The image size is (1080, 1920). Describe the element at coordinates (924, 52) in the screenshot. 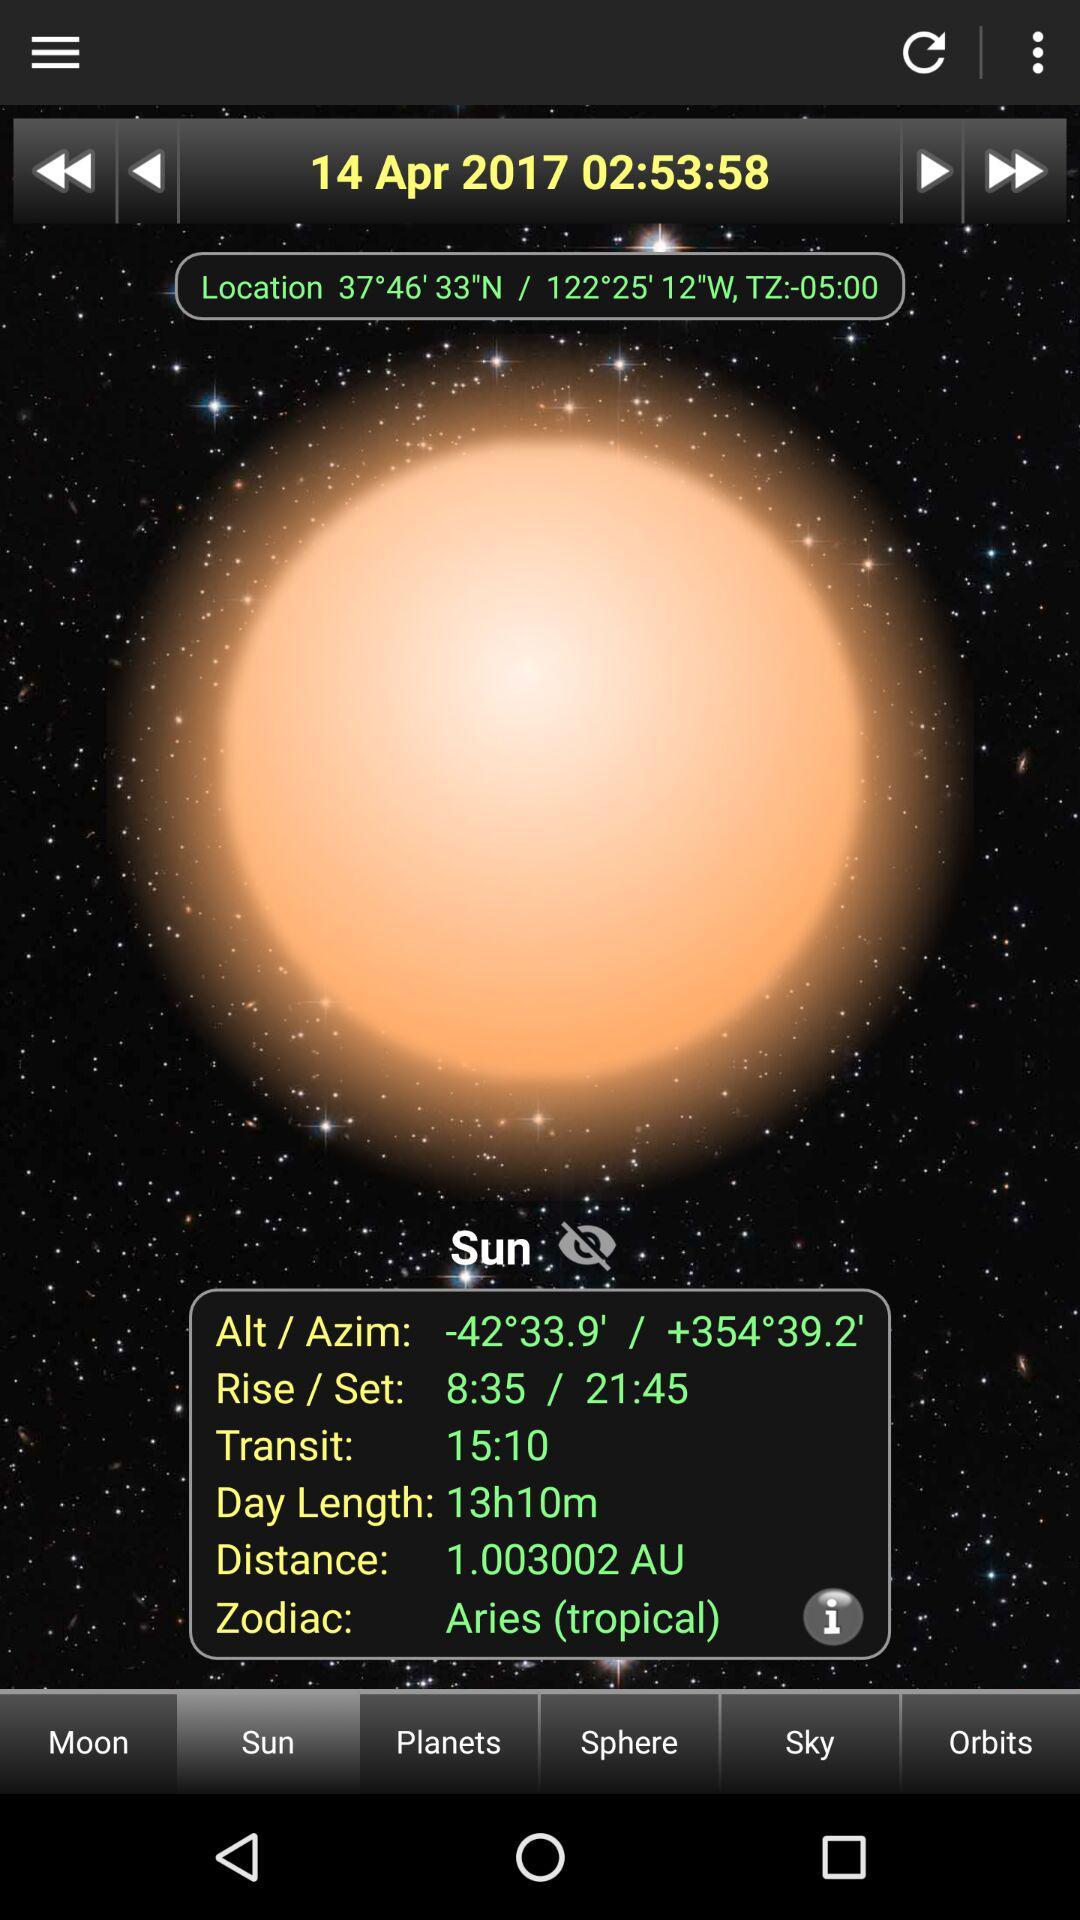

I see `the refresh icon` at that location.